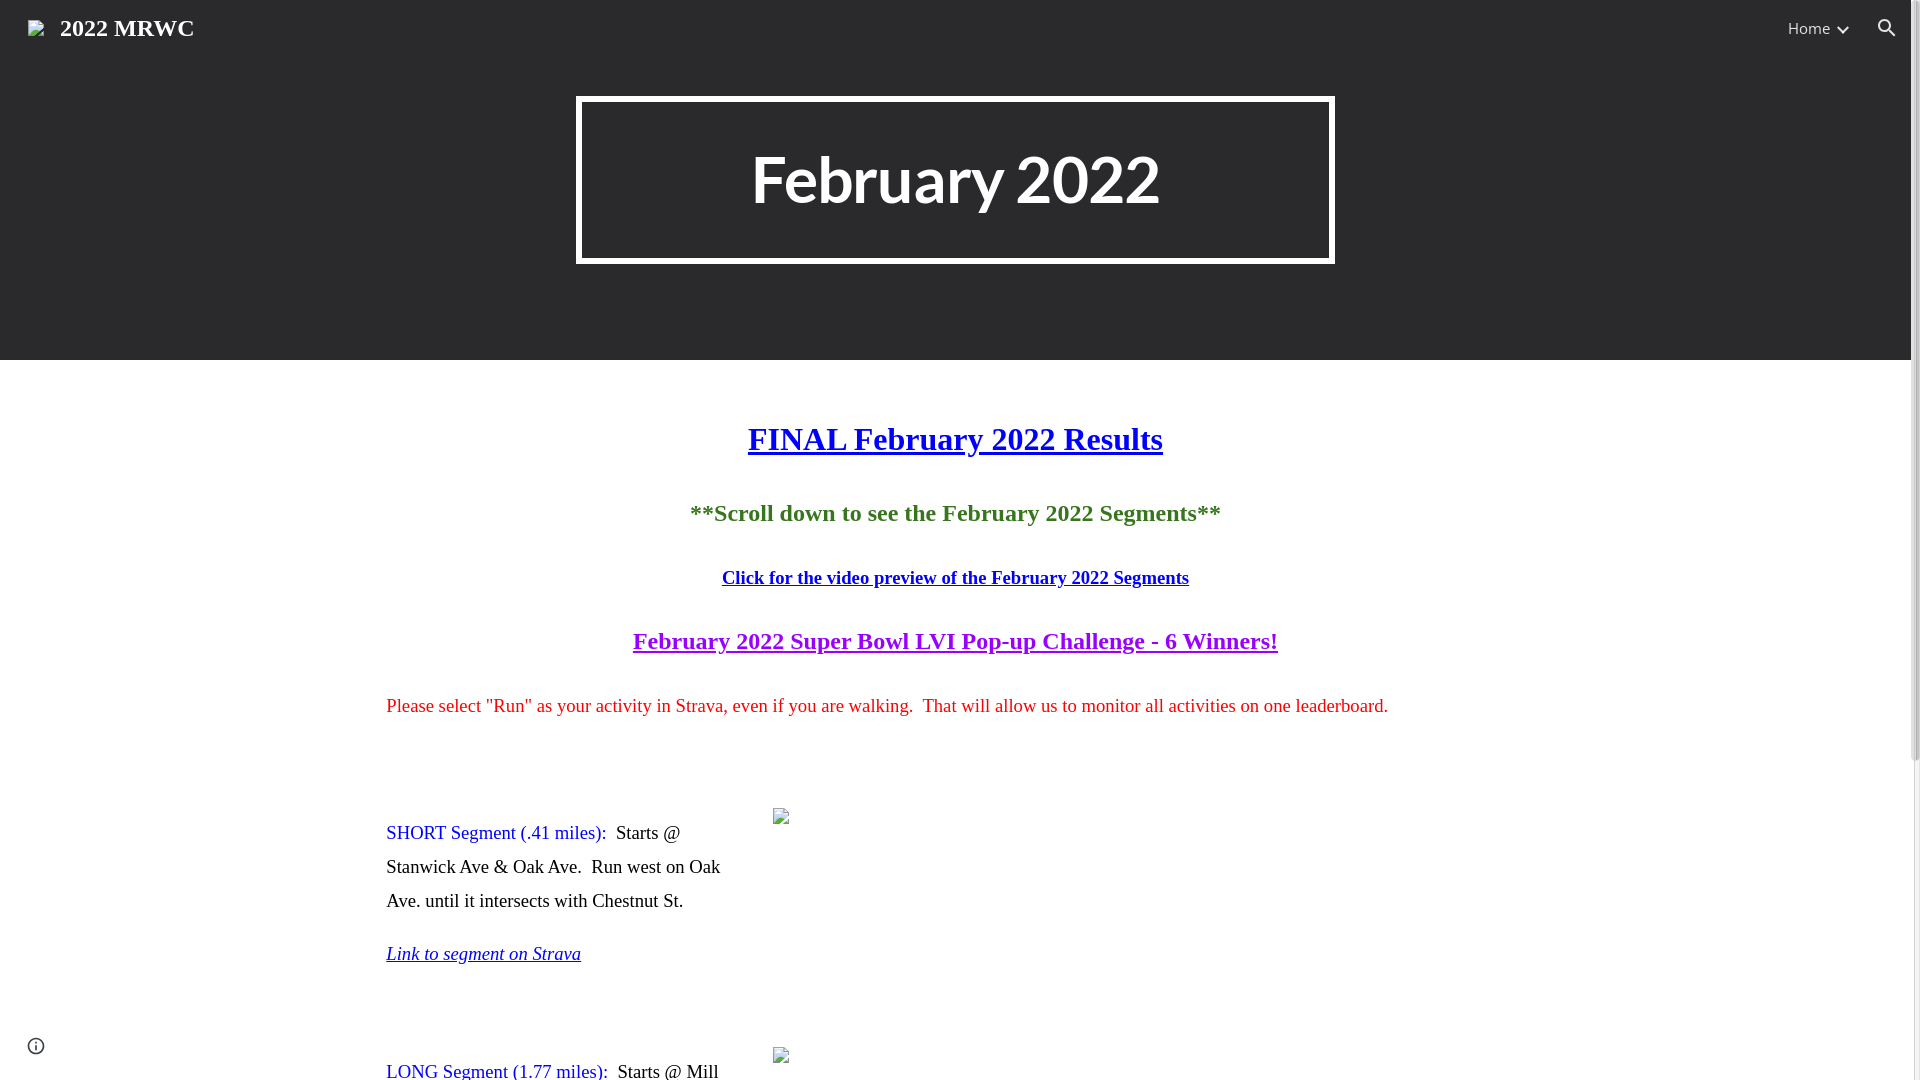 The width and height of the screenshot is (1920, 1080). I want to click on 'Link to segment on Strava', so click(483, 952).